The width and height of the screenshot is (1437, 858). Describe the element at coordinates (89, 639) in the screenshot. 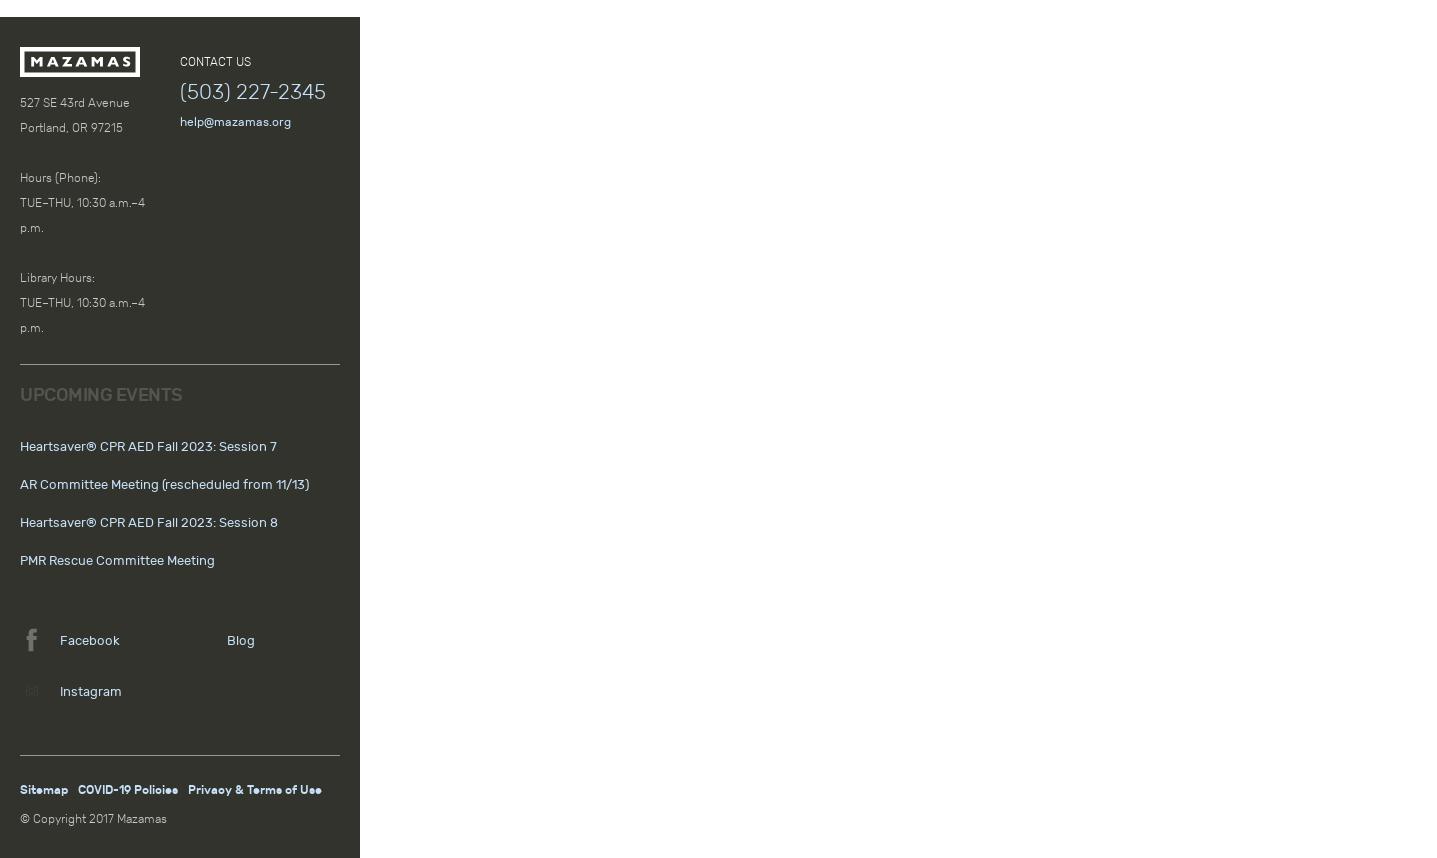

I see `'Facebook'` at that location.